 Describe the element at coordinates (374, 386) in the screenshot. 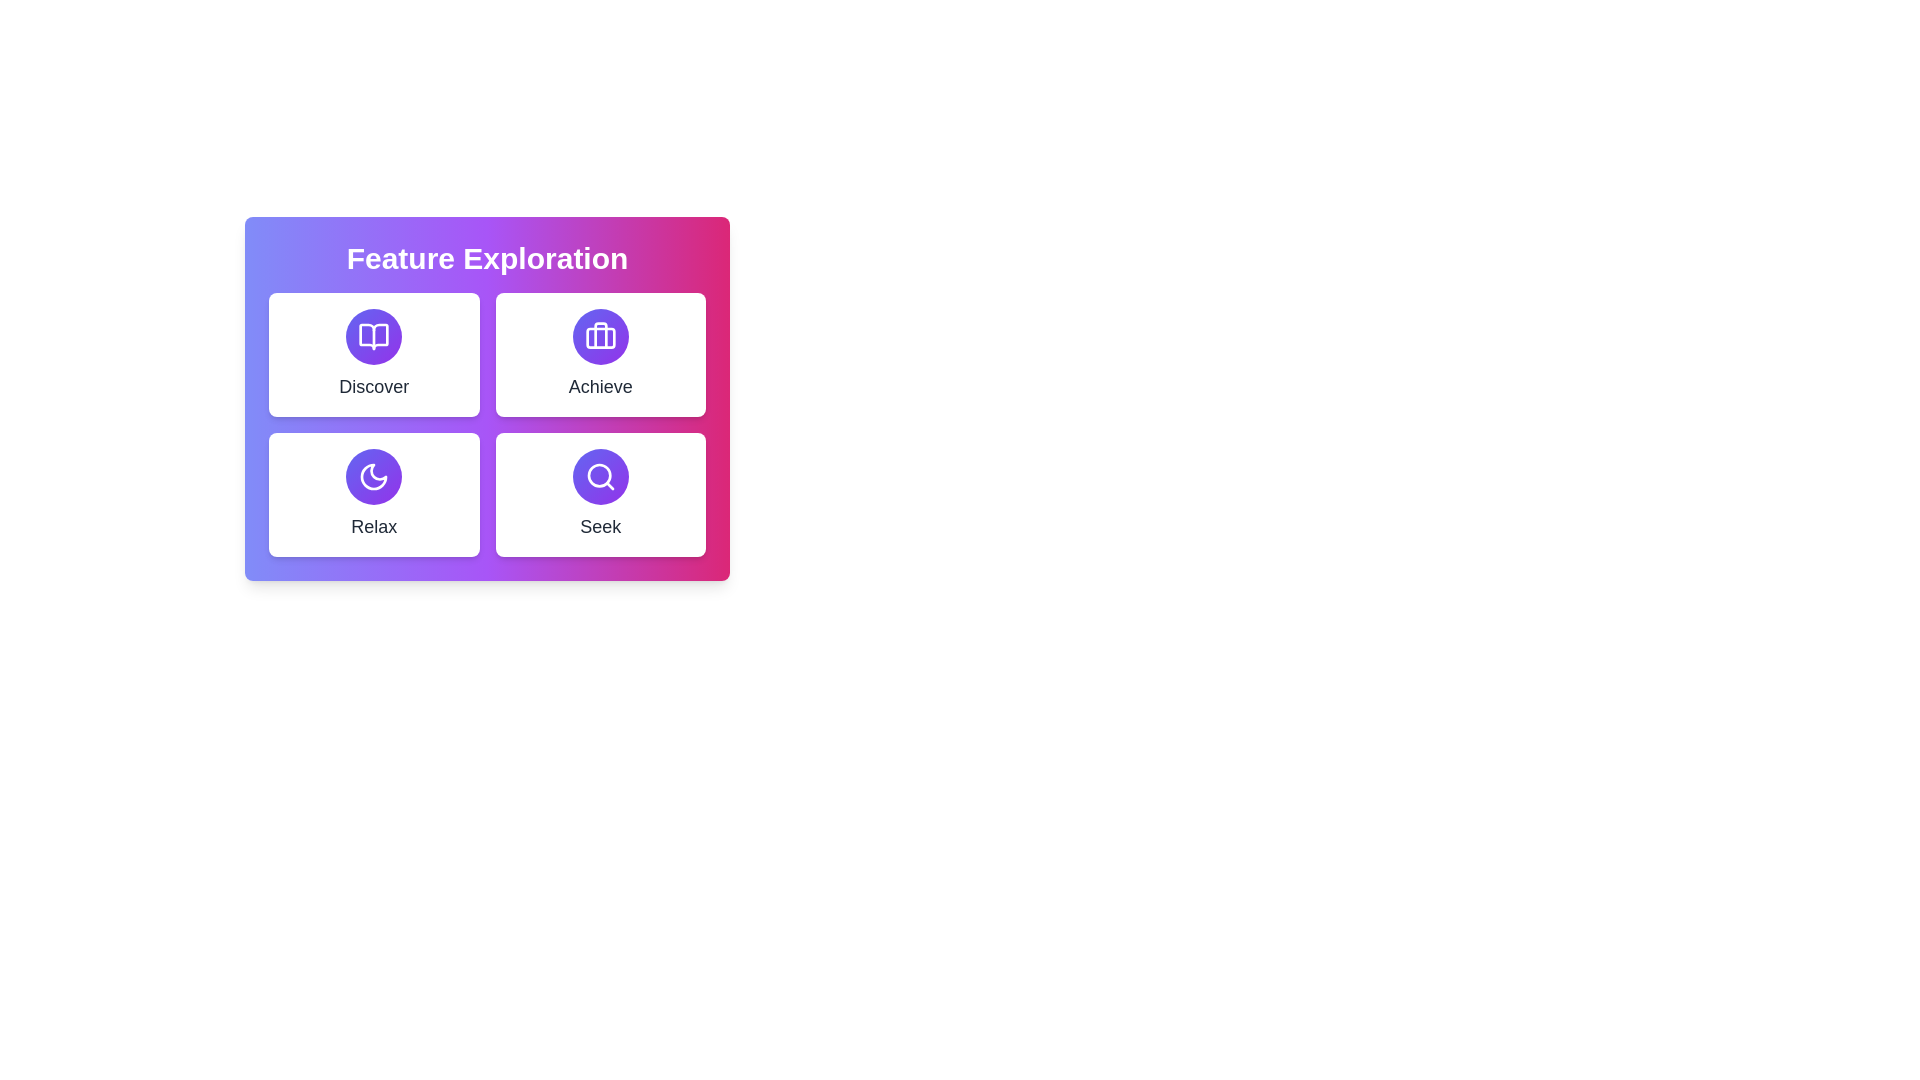

I see `the informational text label 'Discover' located in the top-left card of the 2x2 grid, which serves as a title or description for its associated feature` at that location.